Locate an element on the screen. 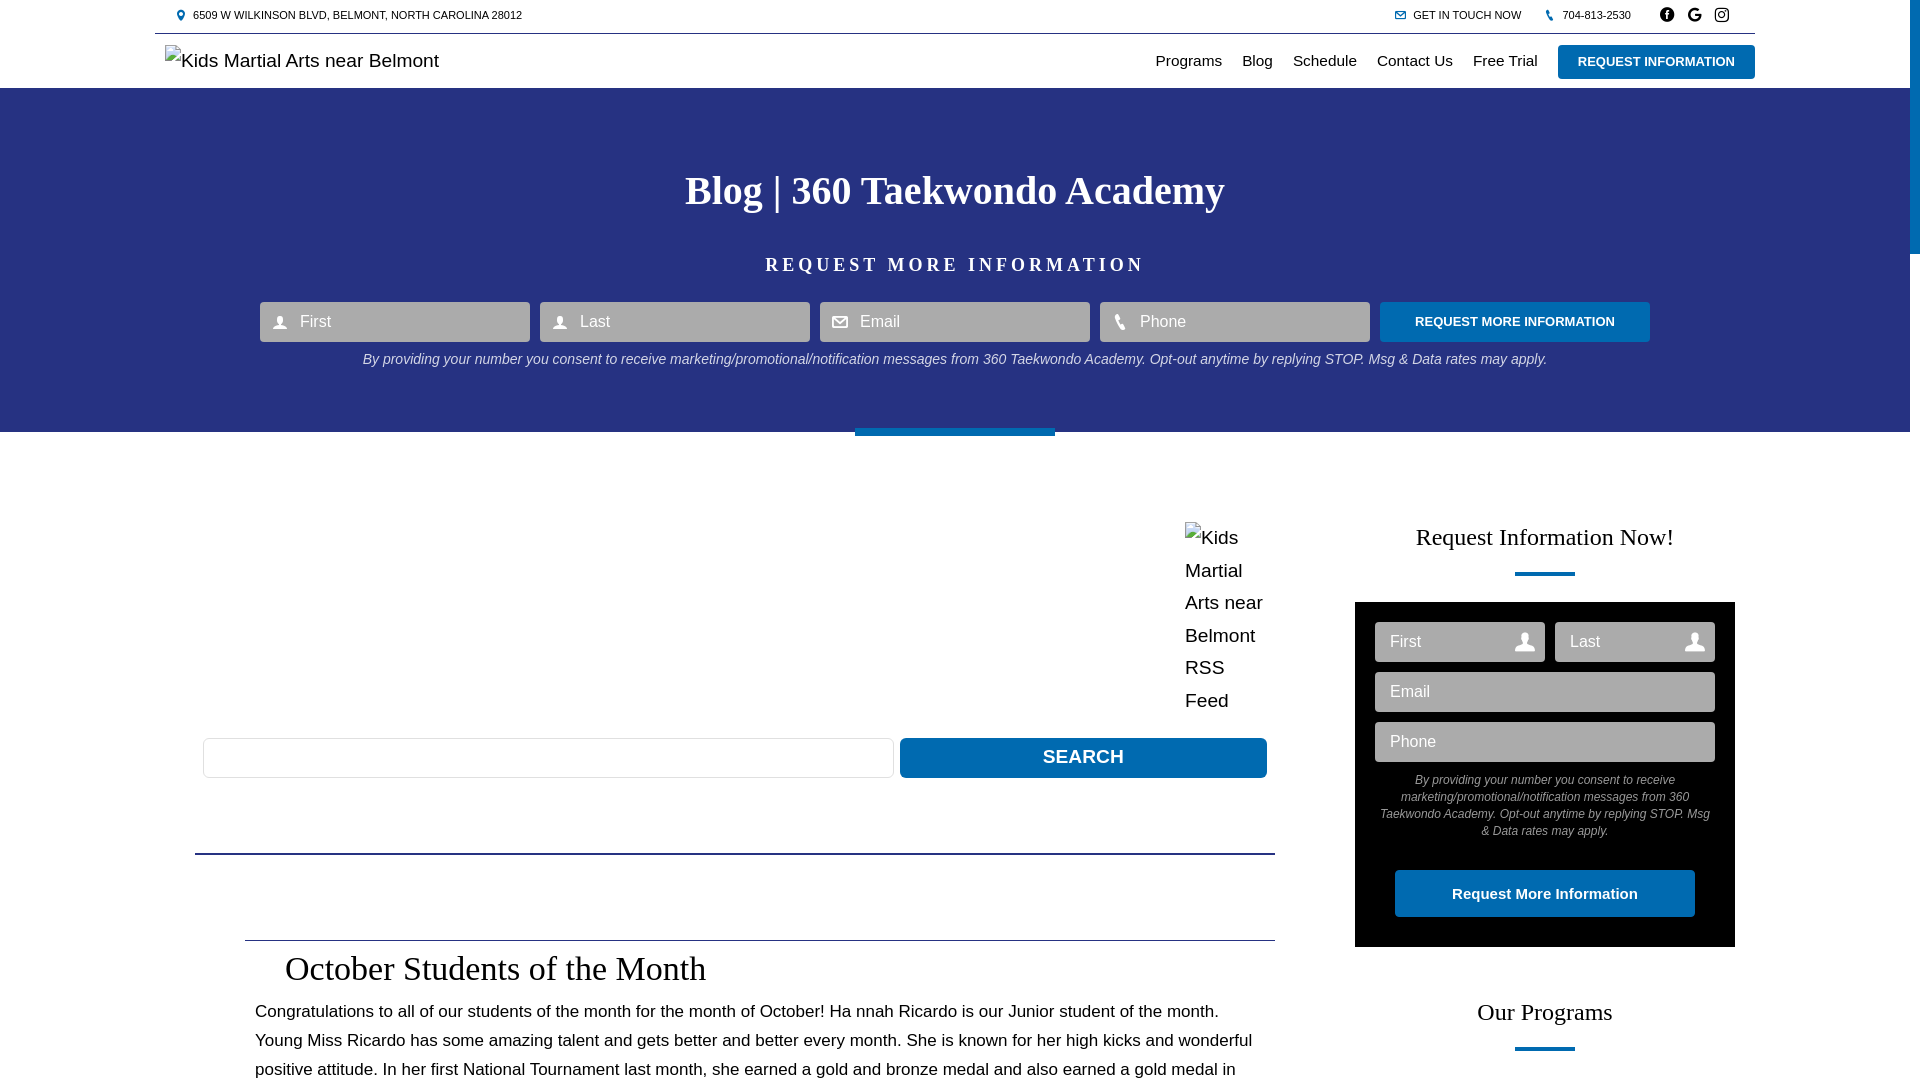  'October Students of the Month' is located at coordinates (495, 967).